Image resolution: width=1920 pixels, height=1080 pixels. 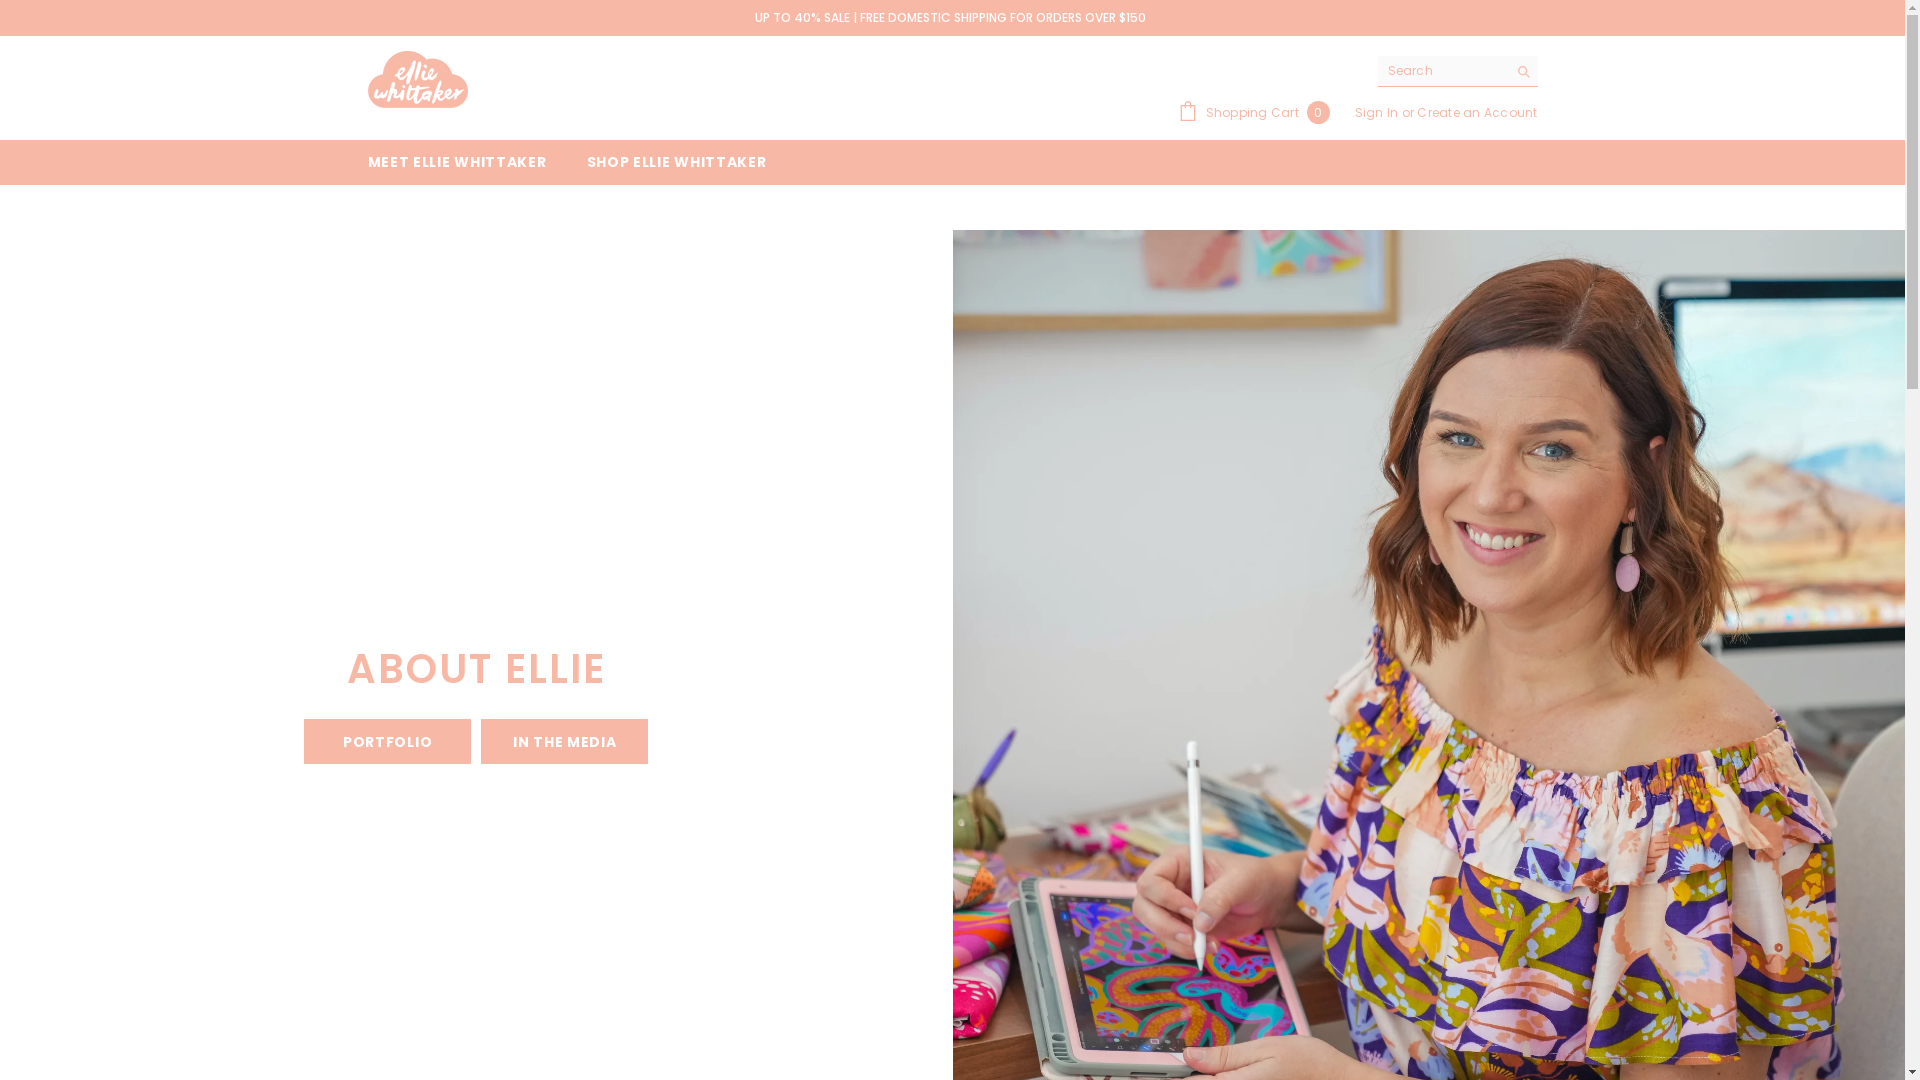 What do you see at coordinates (1377, 112) in the screenshot?
I see `'Sign In'` at bounding box center [1377, 112].